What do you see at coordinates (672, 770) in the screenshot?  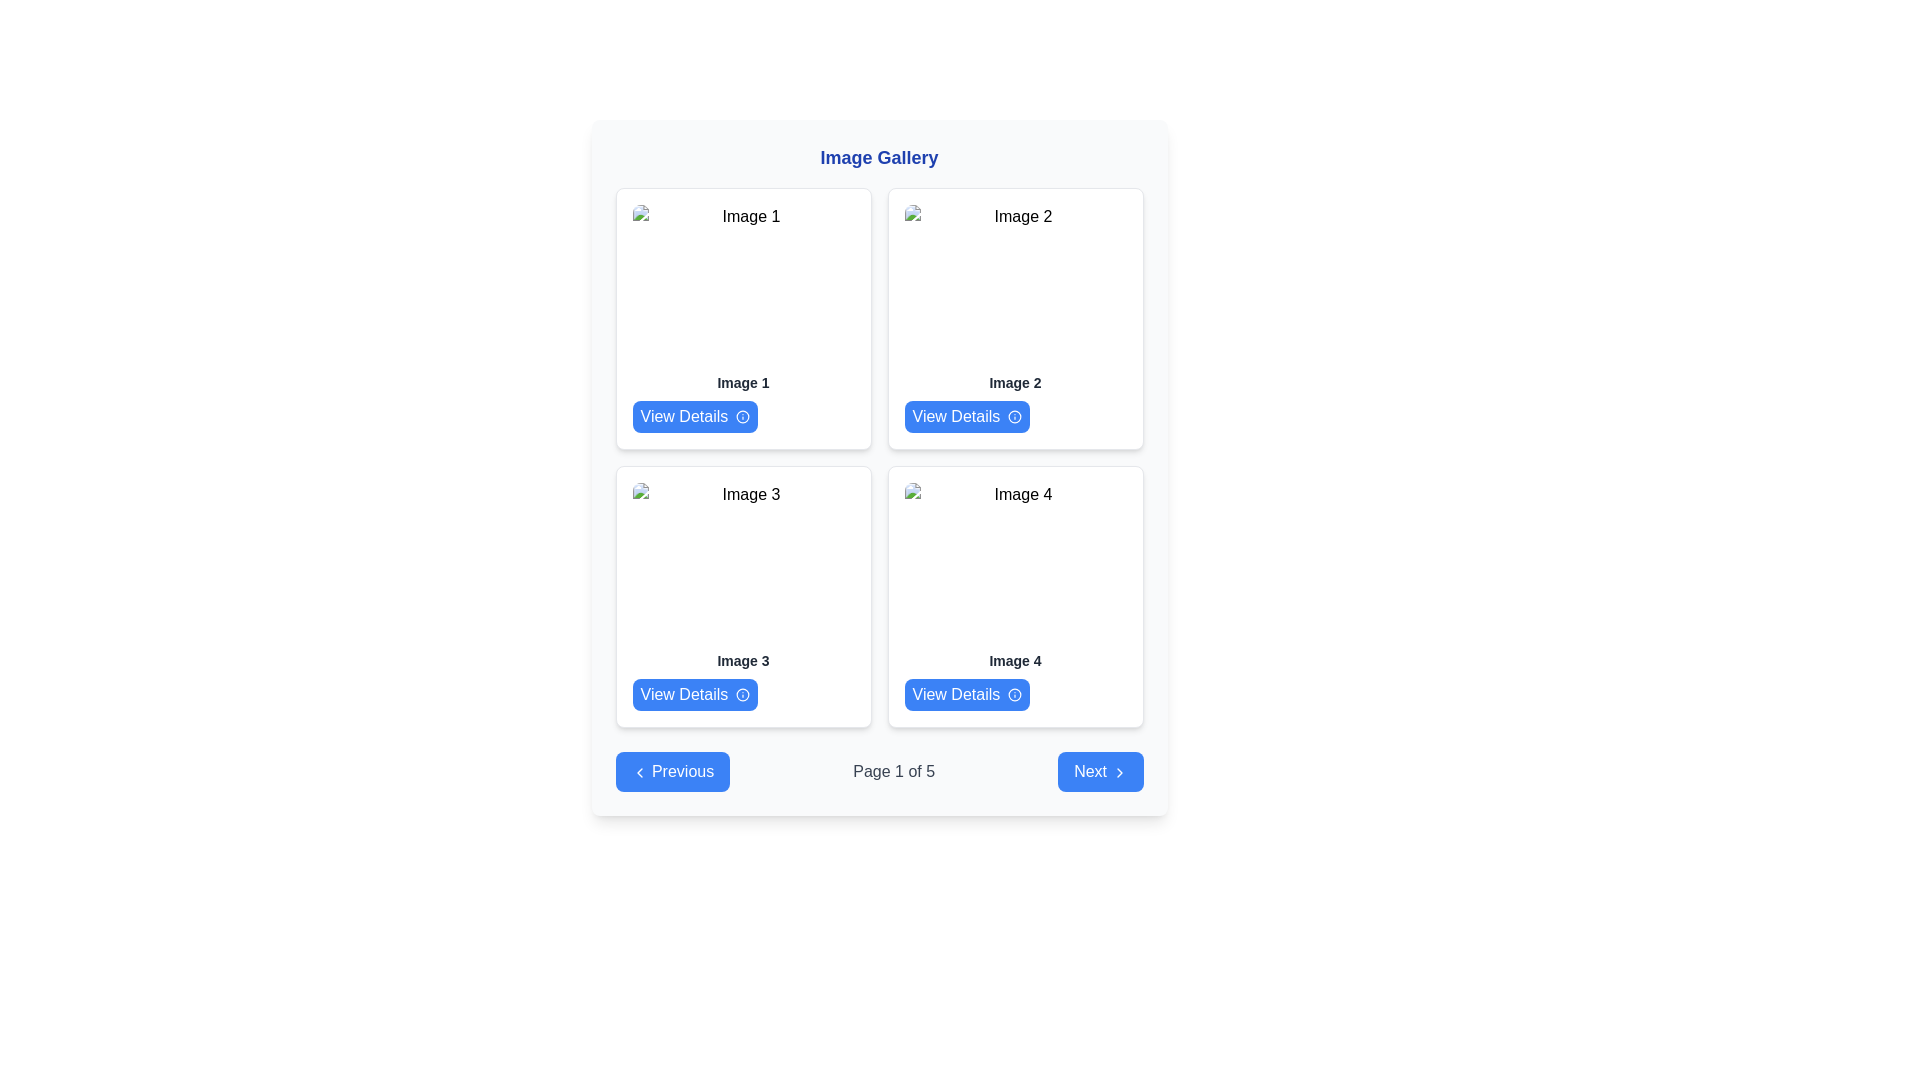 I see `the 'Previous' button with a blue background and white text, located at the bottom left of the pagination controls` at bounding box center [672, 770].